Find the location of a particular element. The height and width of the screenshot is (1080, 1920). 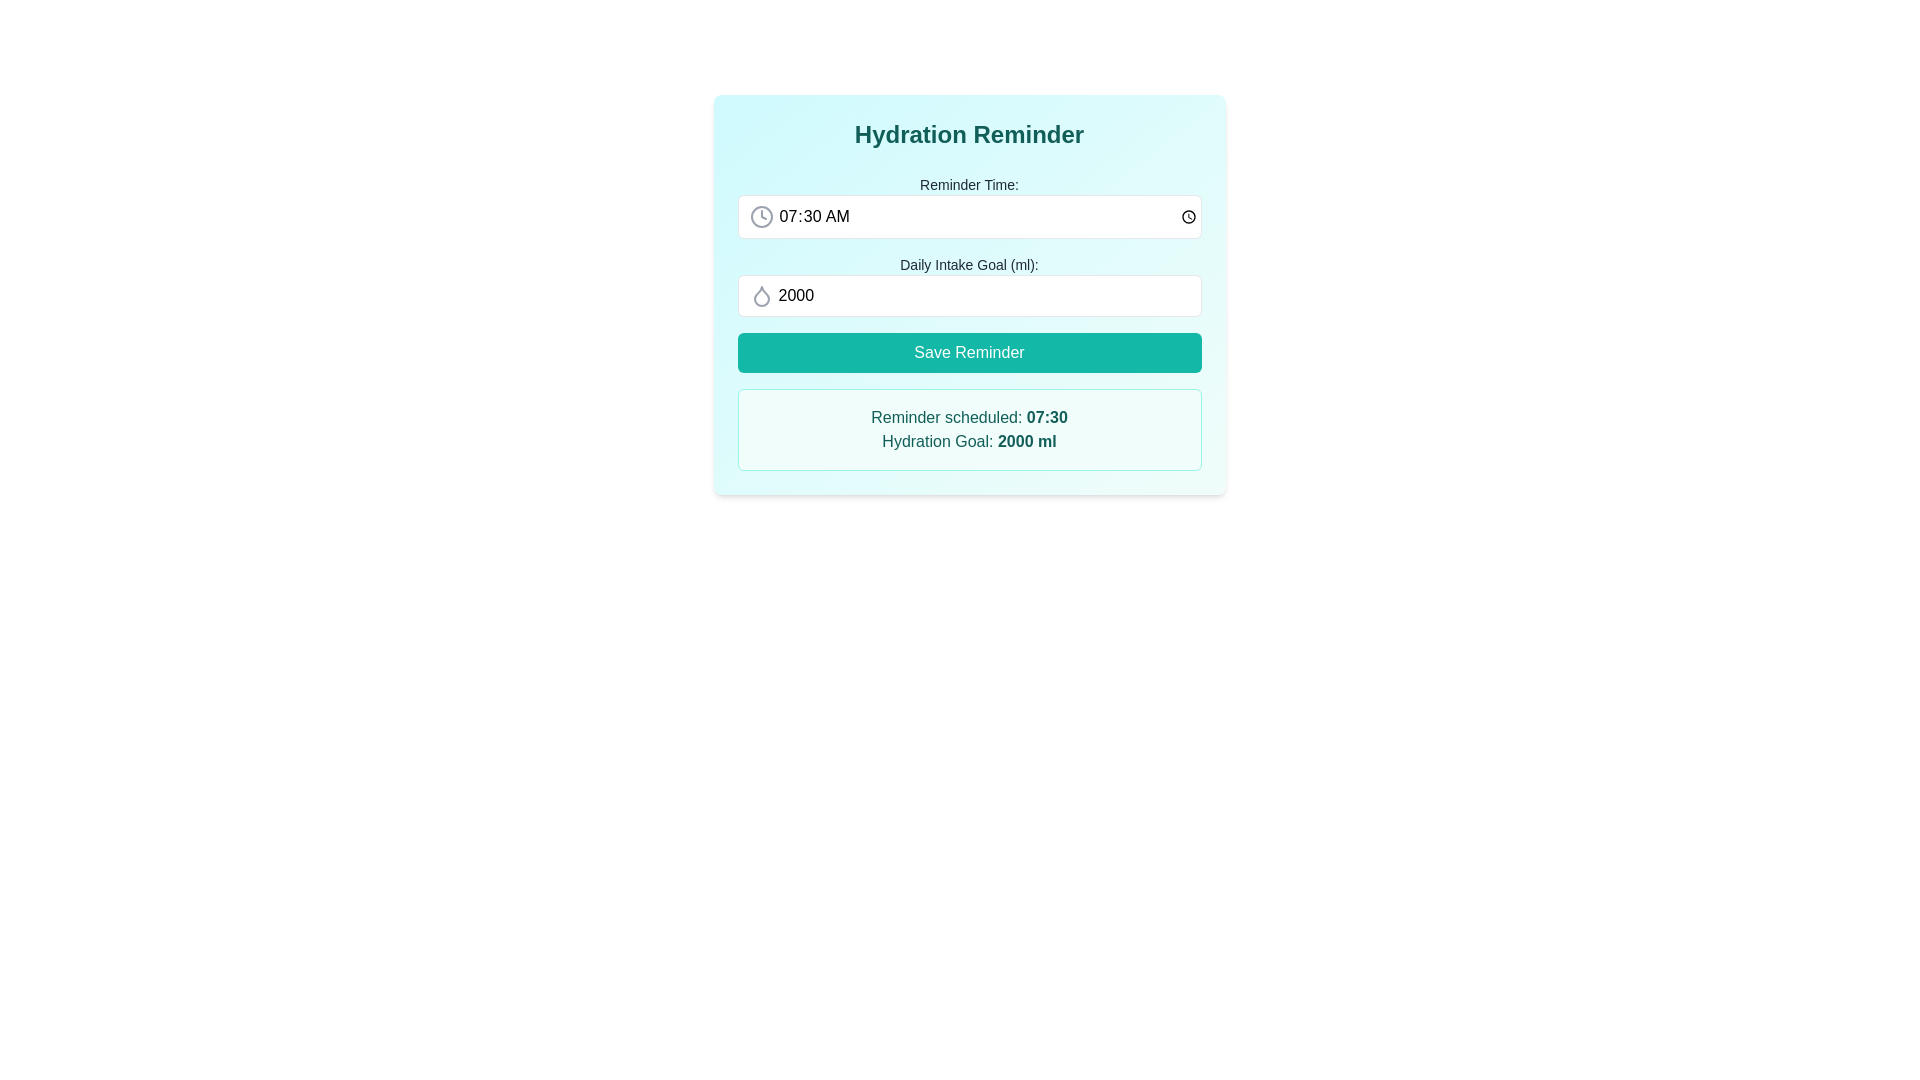

the 'Reminder Time:' text label, which is styled in a small font size and dark gray color, located in the header section of the 'Hydration Reminder' card interface is located at coordinates (969, 185).